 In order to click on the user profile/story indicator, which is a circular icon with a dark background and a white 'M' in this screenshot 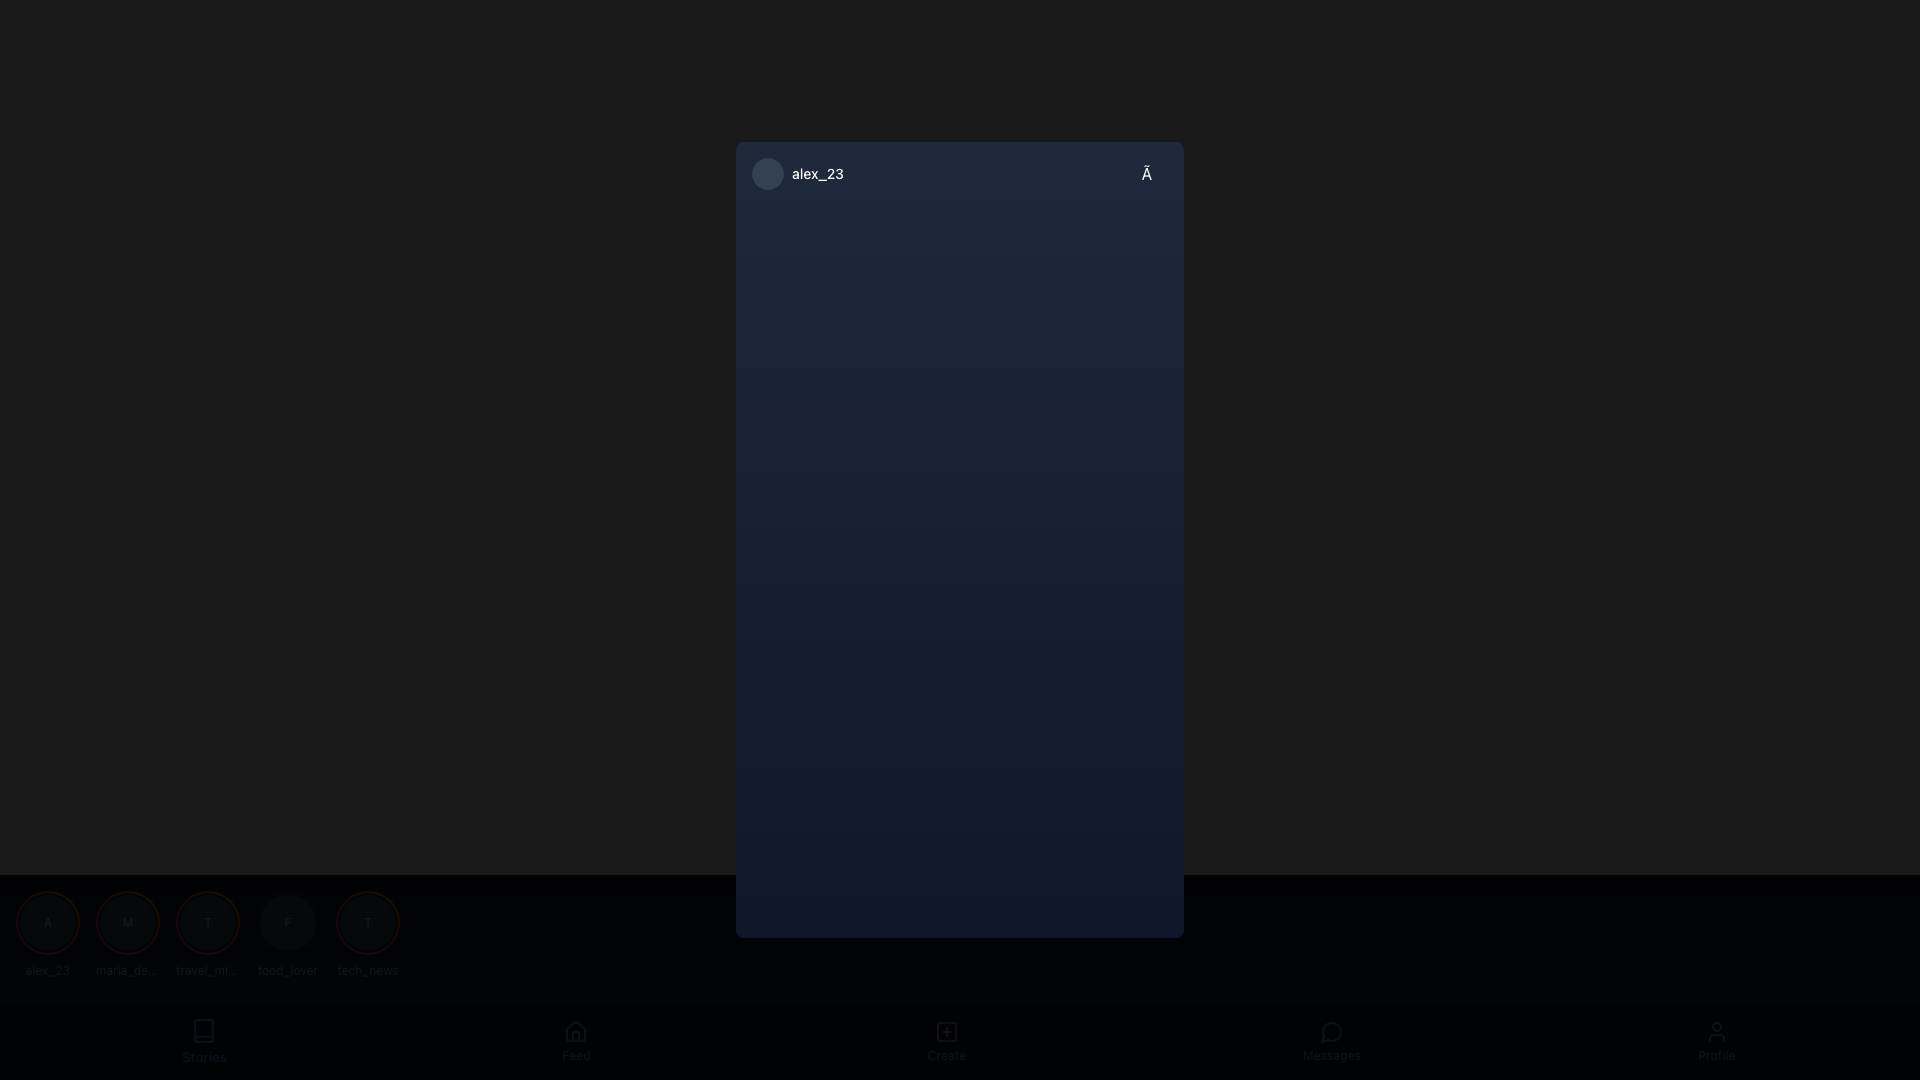, I will do `click(127, 922)`.